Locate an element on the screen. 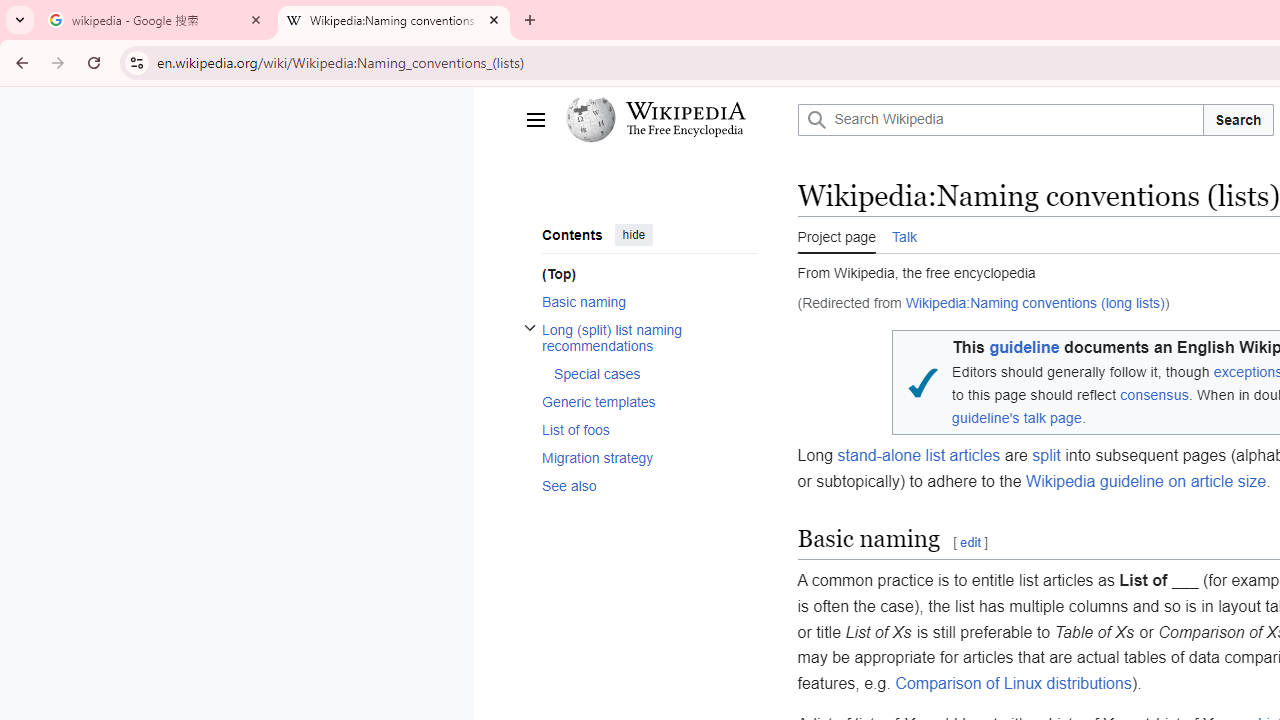 The image size is (1280, 720). 'AutomationID: toc-Migration_strategy' is located at coordinates (643, 457).